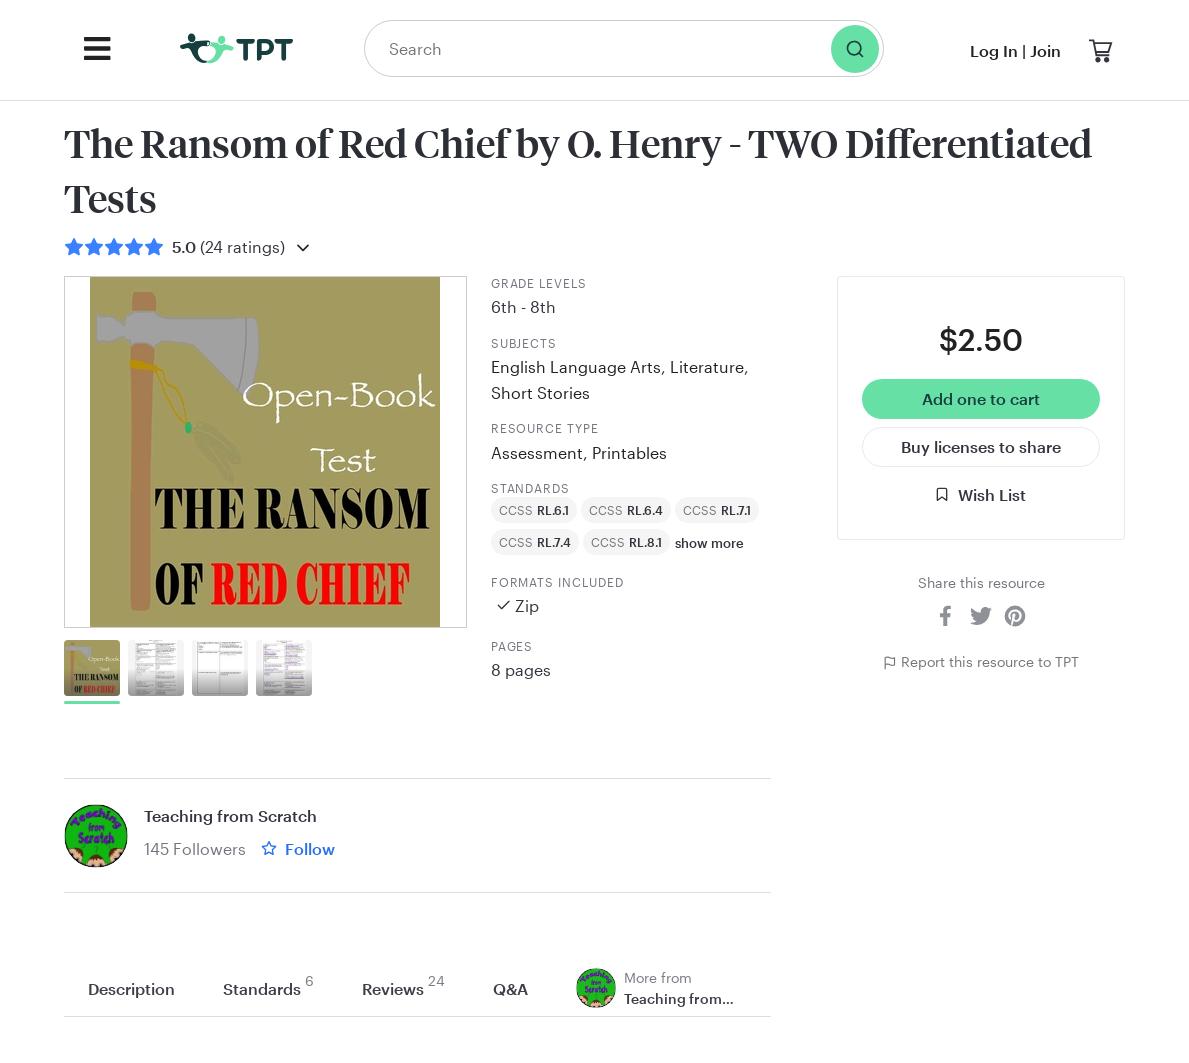 The image size is (1189, 1063). Describe the element at coordinates (488, 644) in the screenshot. I see `'Pages'` at that location.